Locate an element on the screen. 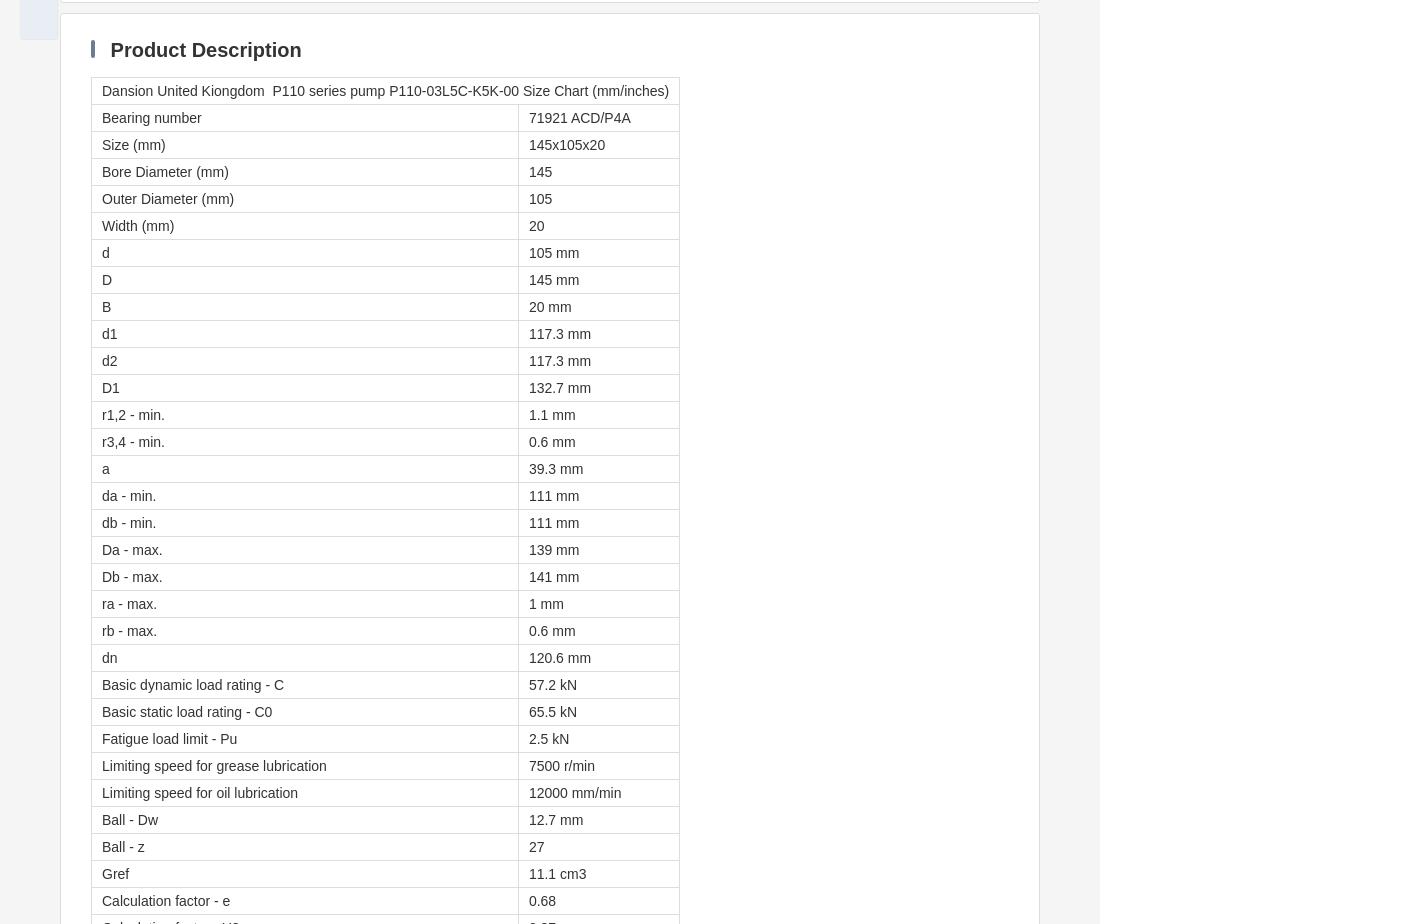 This screenshot has width=1401, height=924. 'Ball - Dw' is located at coordinates (129, 819).